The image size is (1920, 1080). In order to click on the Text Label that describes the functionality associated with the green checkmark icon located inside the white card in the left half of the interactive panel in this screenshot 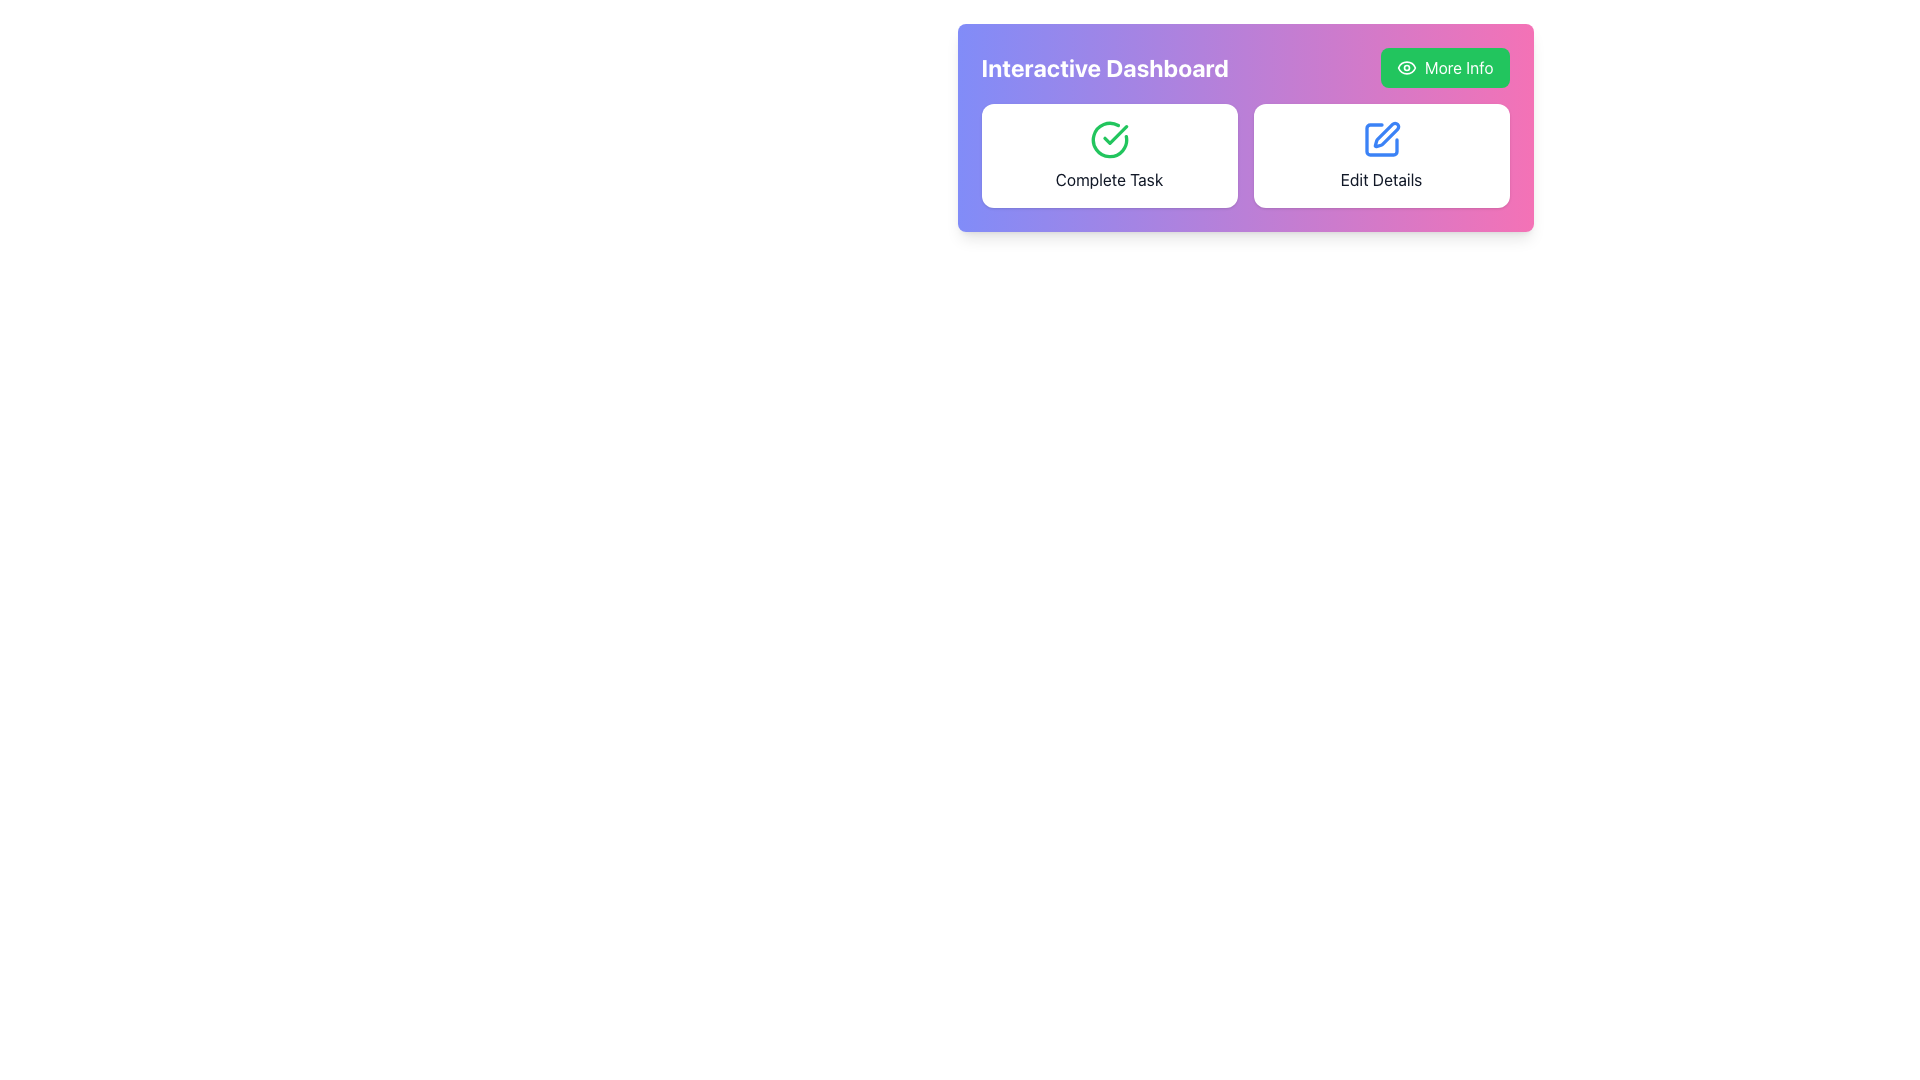, I will do `click(1108, 180)`.